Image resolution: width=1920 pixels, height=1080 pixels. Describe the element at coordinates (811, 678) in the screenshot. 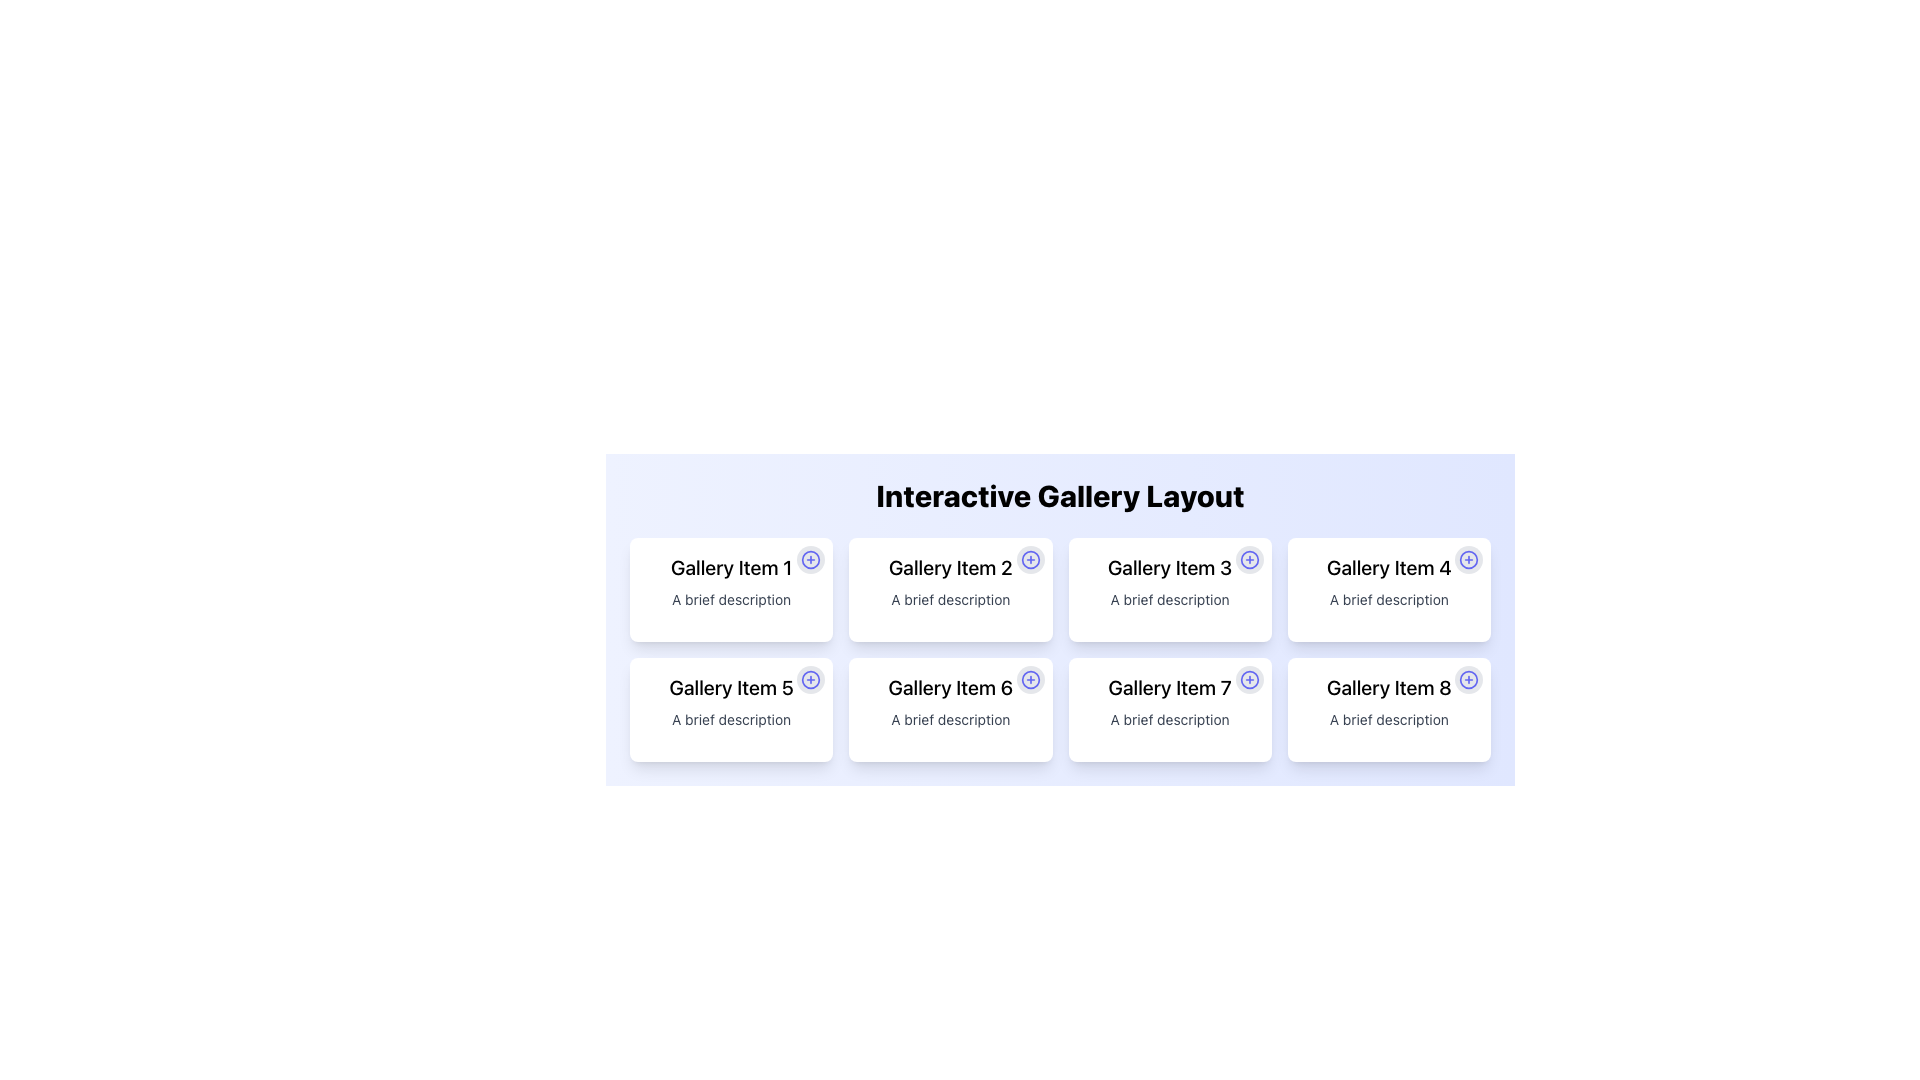

I see `the circular indigo button with a plus sign inside, located in the upper-right corner of the 'Gallery Item 5' card` at that location.